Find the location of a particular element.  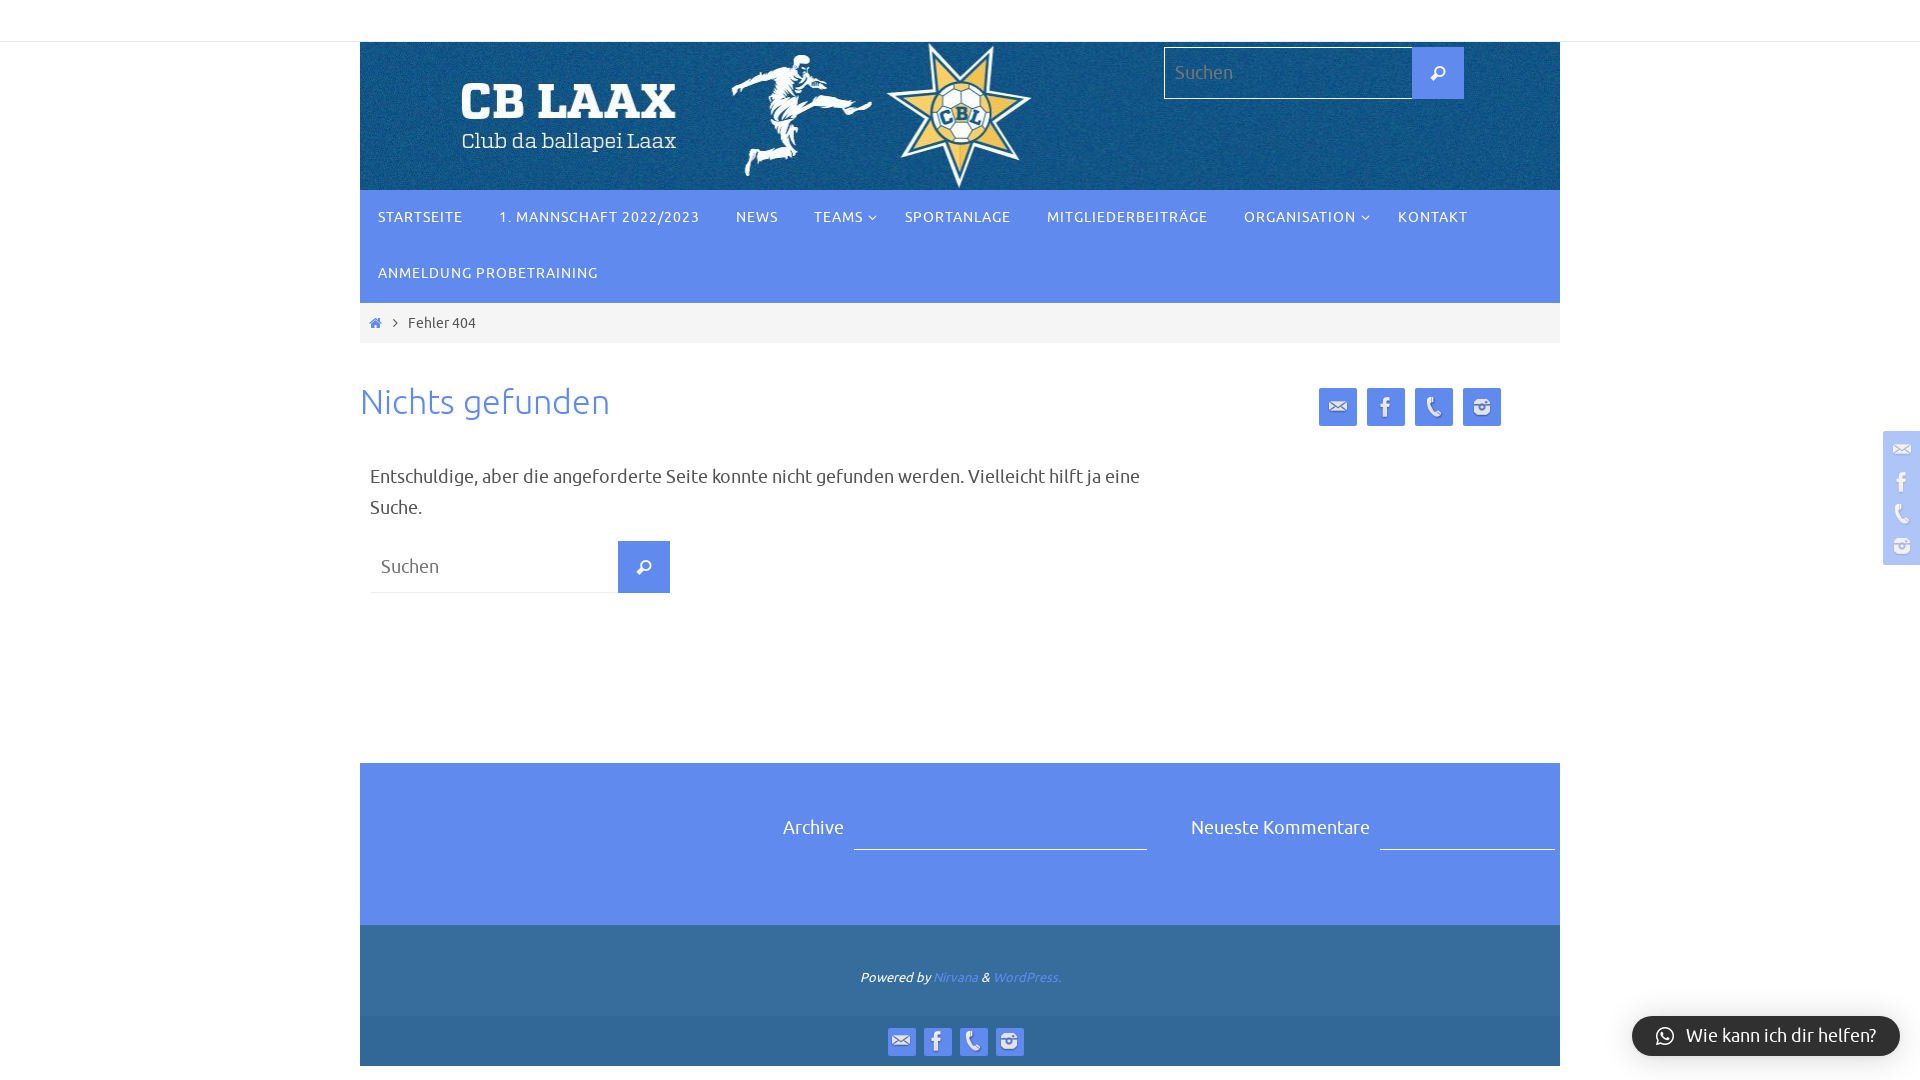

'ORGANISATION' is located at coordinates (1224, 218).